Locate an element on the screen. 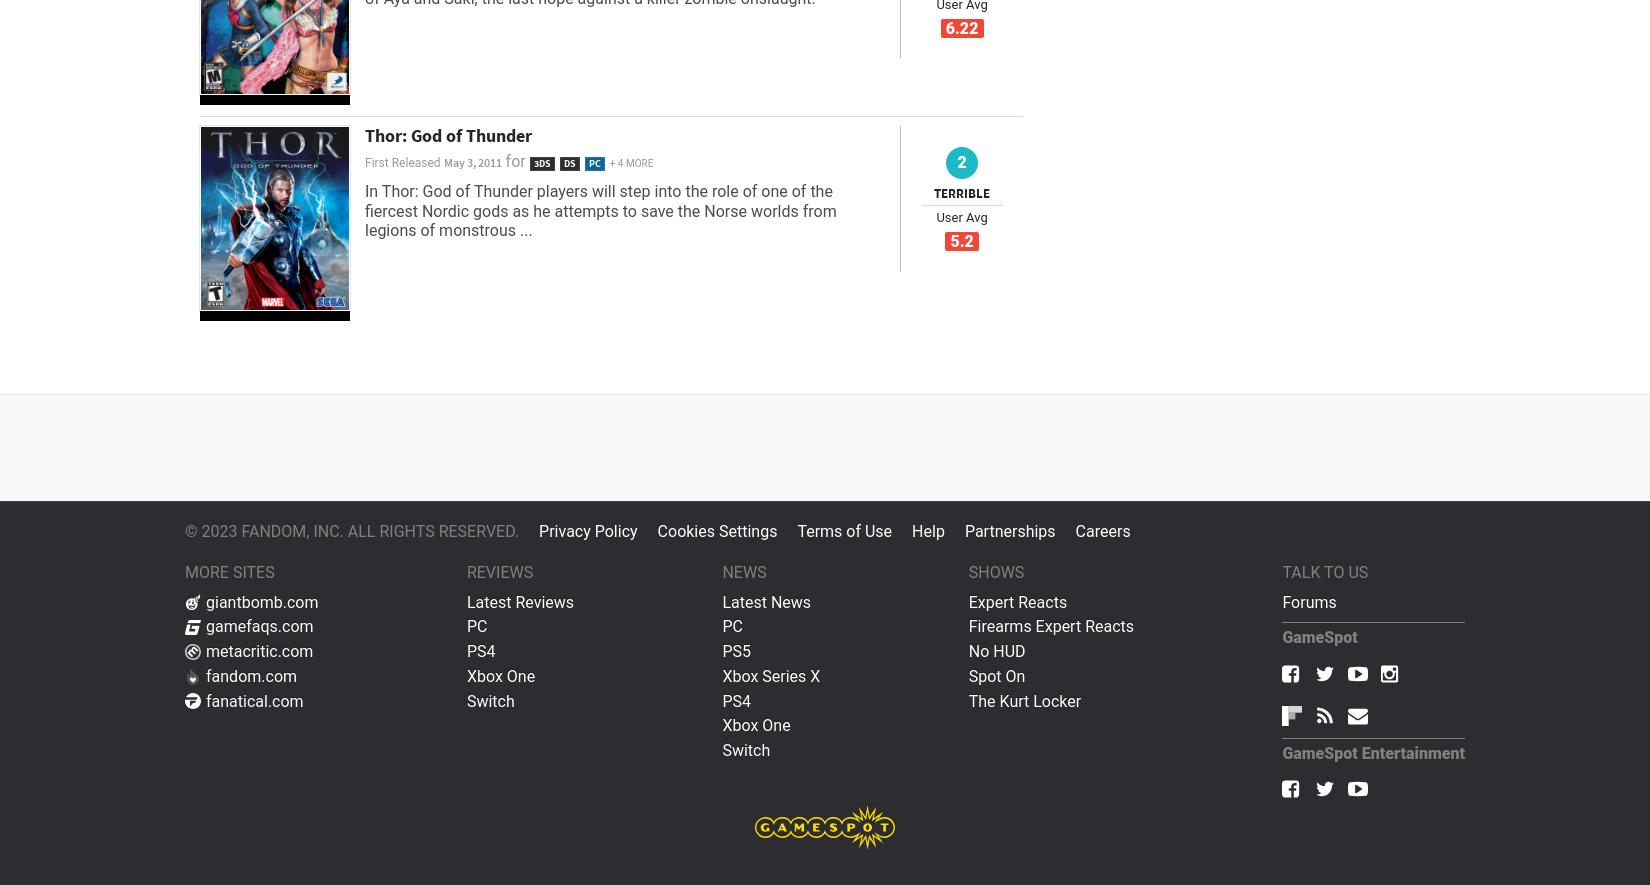  '© 2023 FANDOM, INC. ALL RIGHTS RESERVED.' is located at coordinates (351, 530).